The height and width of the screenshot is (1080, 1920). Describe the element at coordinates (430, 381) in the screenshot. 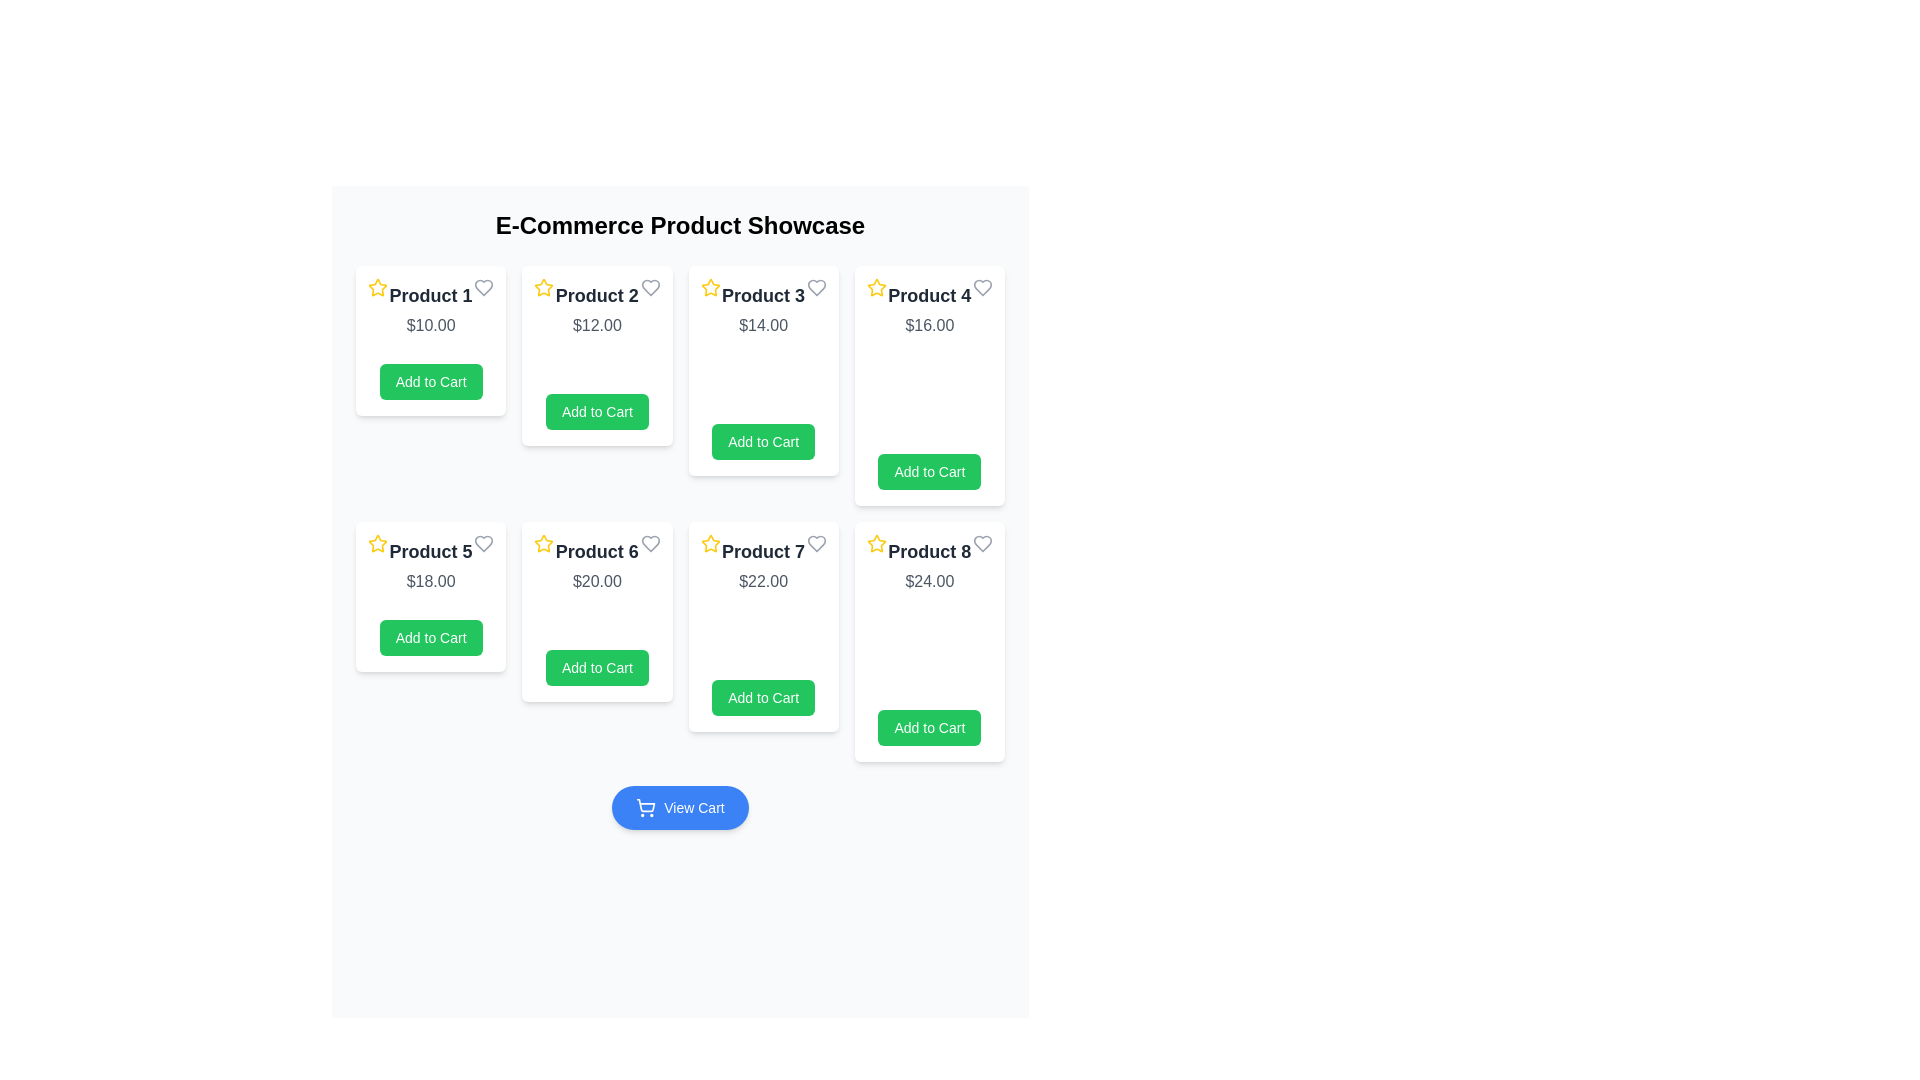

I see `the button located at the bottom of the card for 'Product 1'` at that location.